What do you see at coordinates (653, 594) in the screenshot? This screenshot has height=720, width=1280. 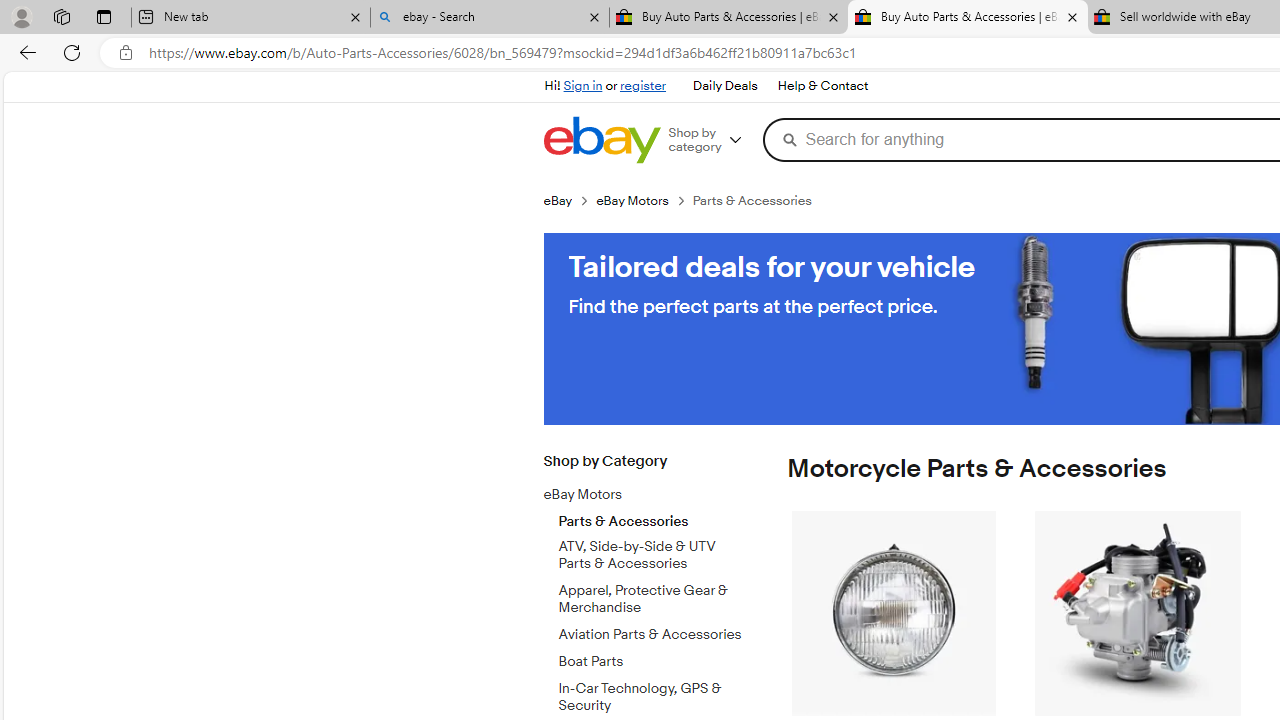 I see `'Apparel, Protective Gear & Merchandise'` at bounding box center [653, 594].